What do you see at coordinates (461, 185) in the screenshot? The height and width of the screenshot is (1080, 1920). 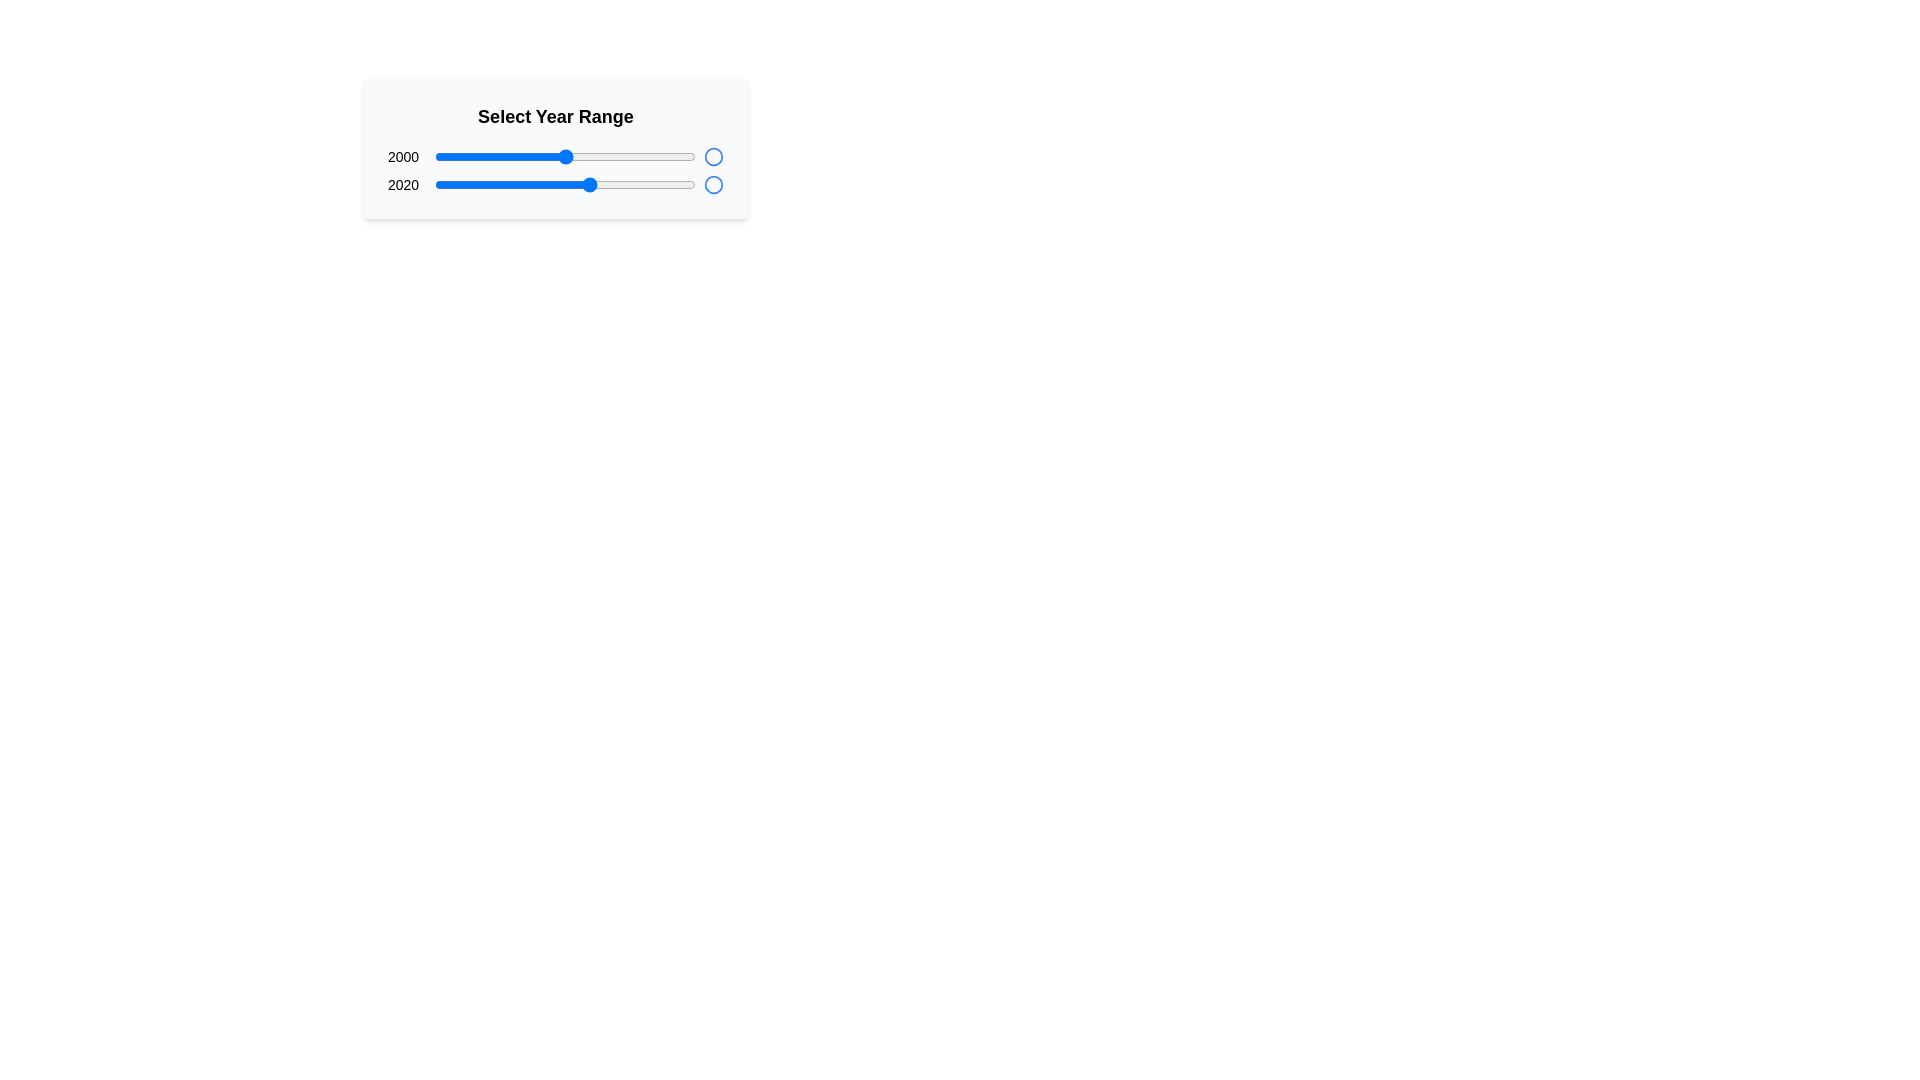 I see `the year value` at bounding box center [461, 185].